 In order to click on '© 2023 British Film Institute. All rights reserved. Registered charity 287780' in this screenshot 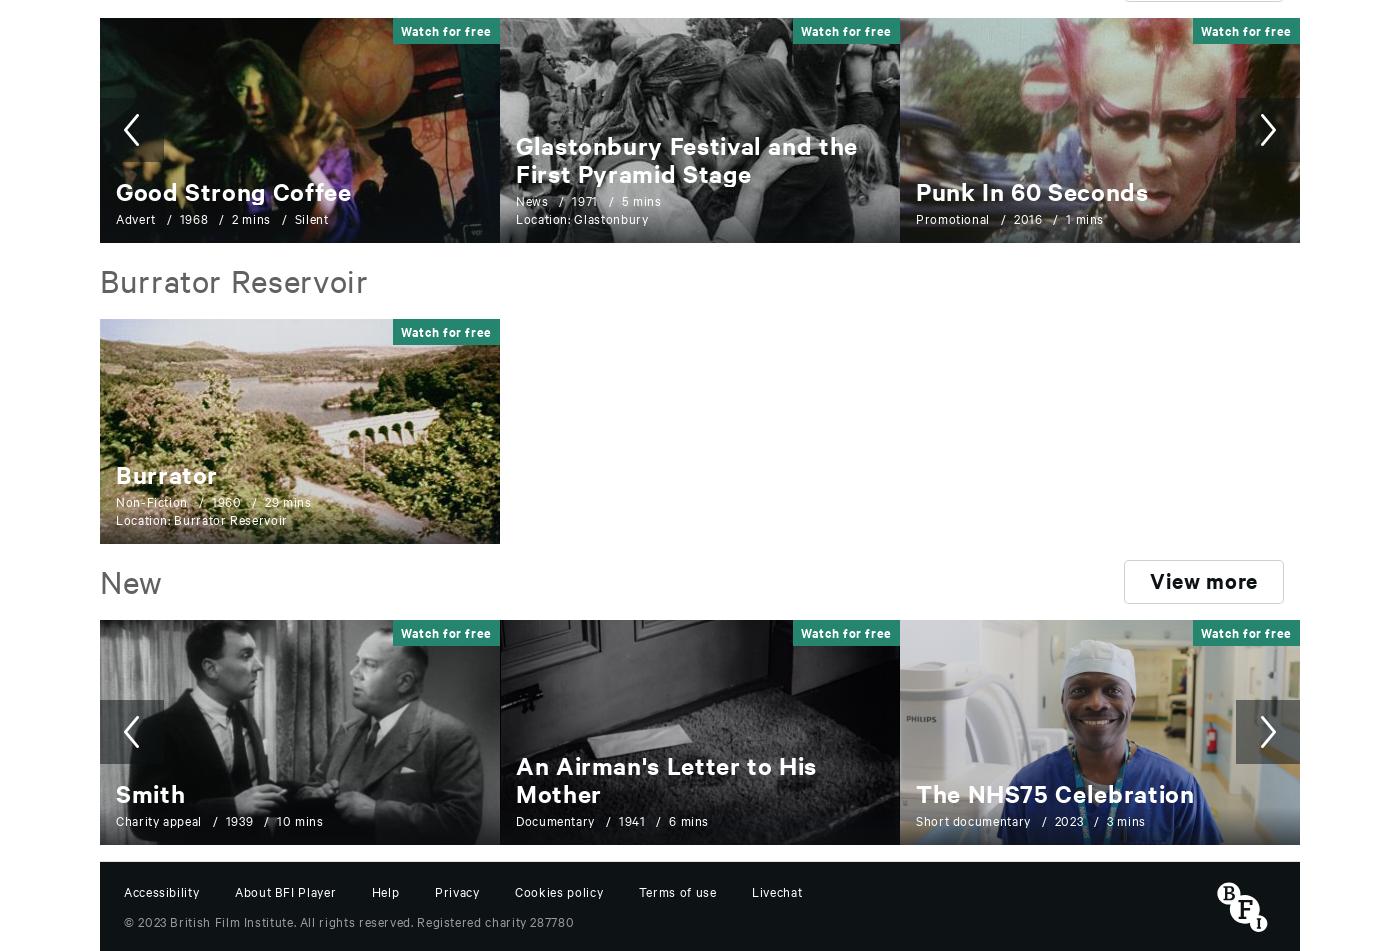, I will do `click(349, 918)`.